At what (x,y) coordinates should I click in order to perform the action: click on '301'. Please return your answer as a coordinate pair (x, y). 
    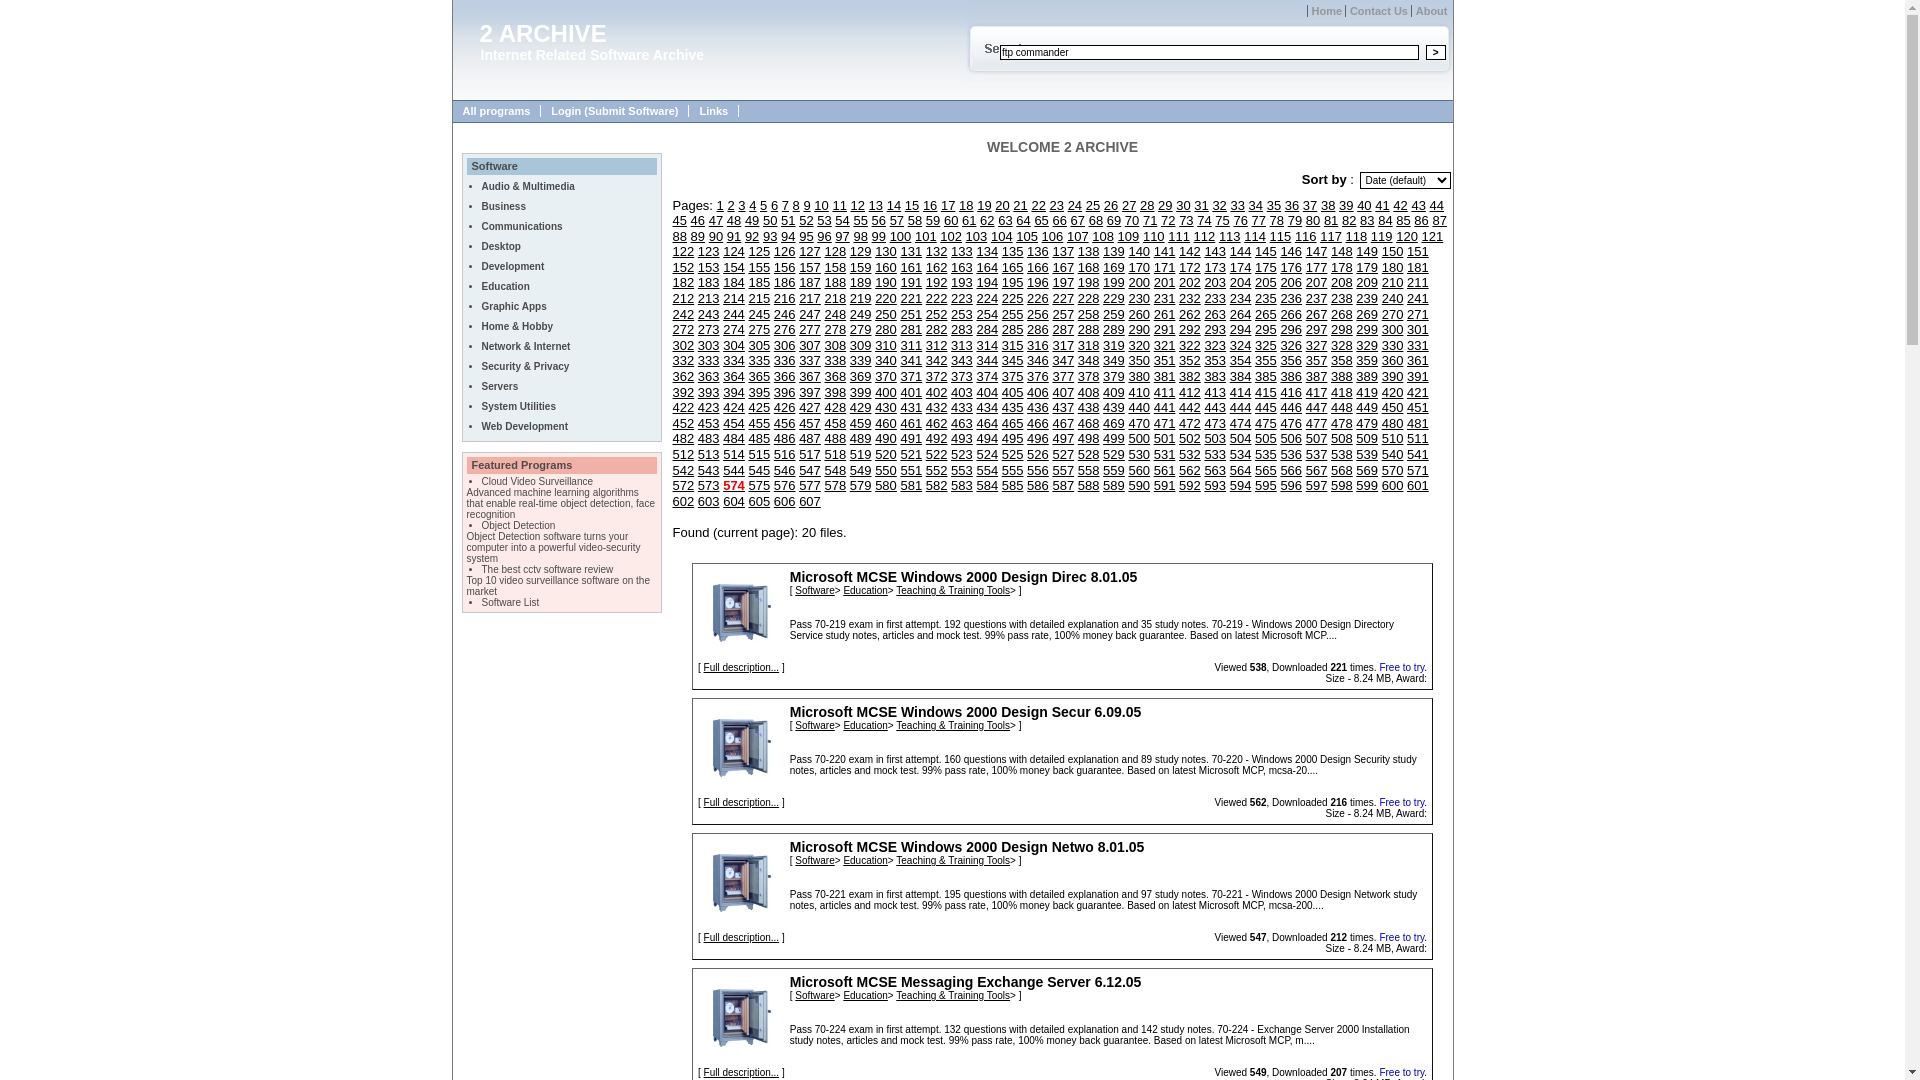
    Looking at the image, I should click on (1405, 328).